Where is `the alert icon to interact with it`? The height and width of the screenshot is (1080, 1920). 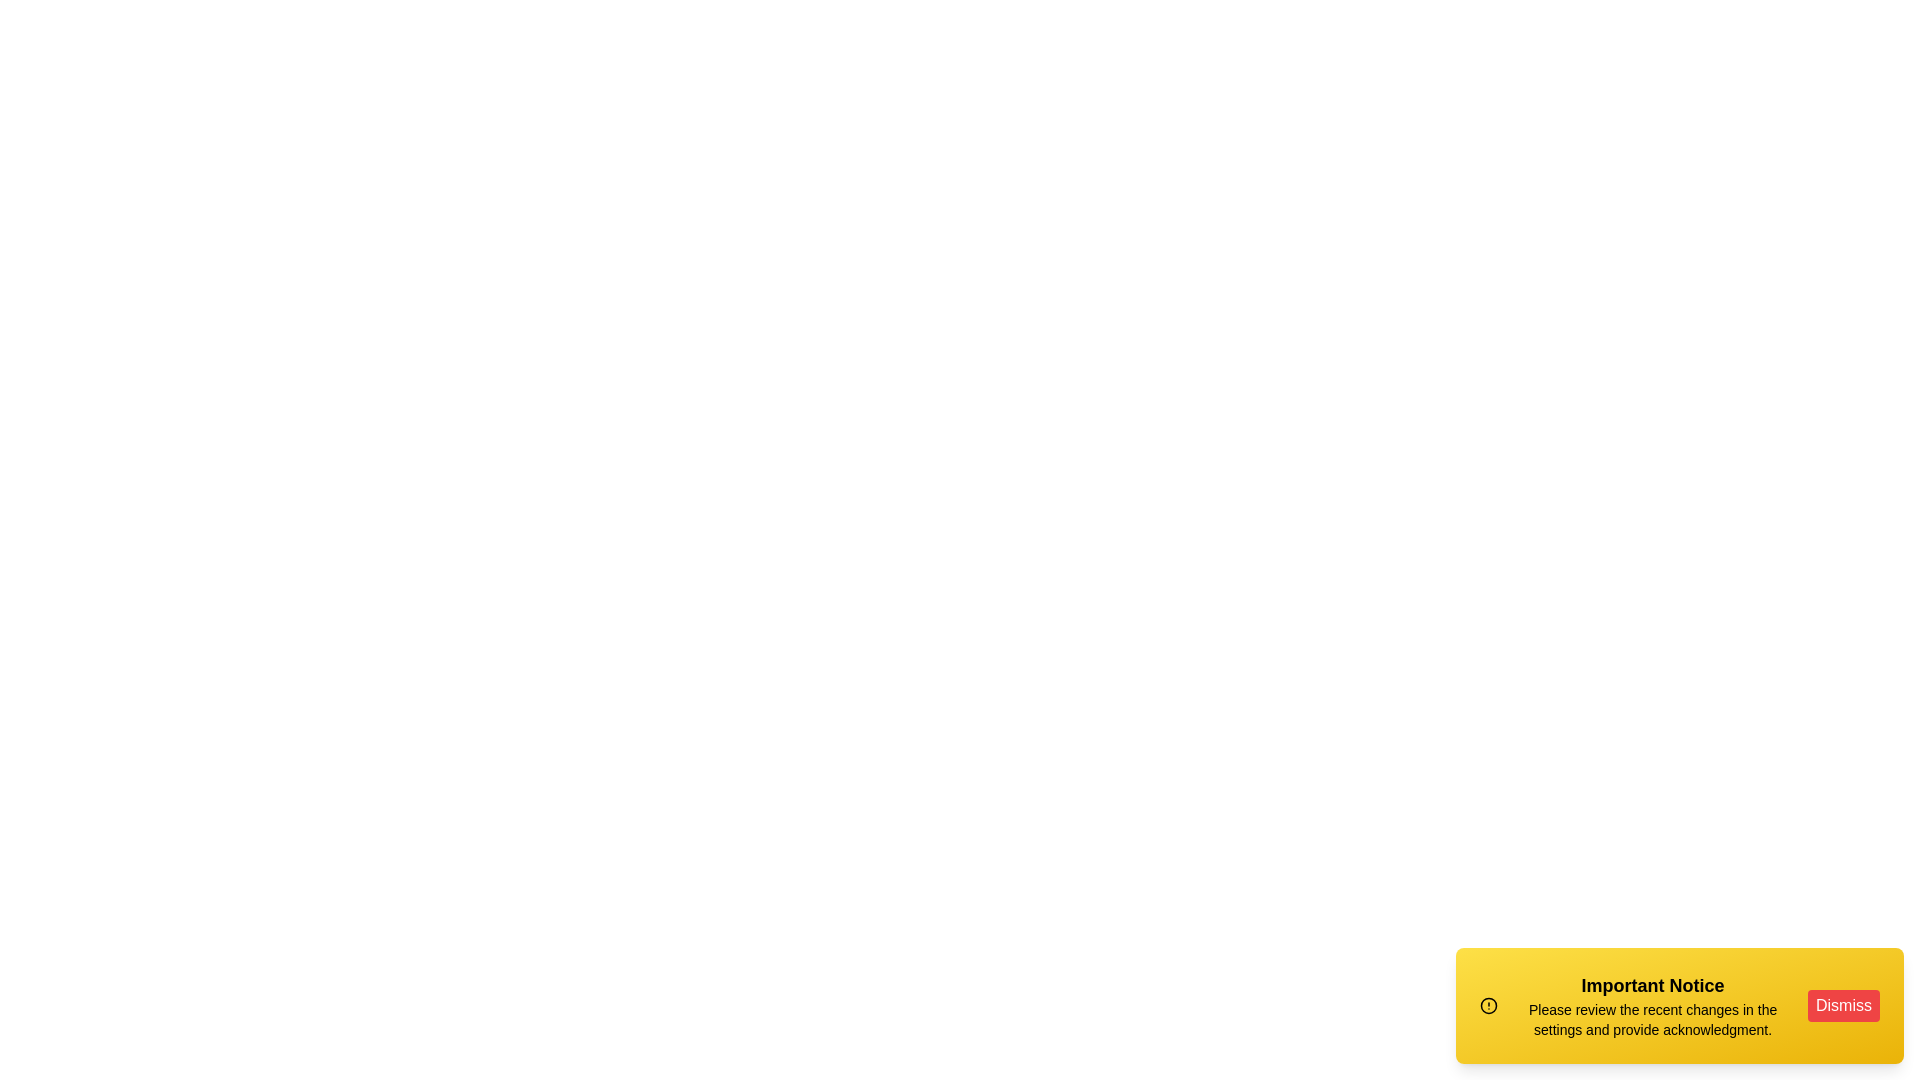
the alert icon to interact with it is located at coordinates (1488, 1006).